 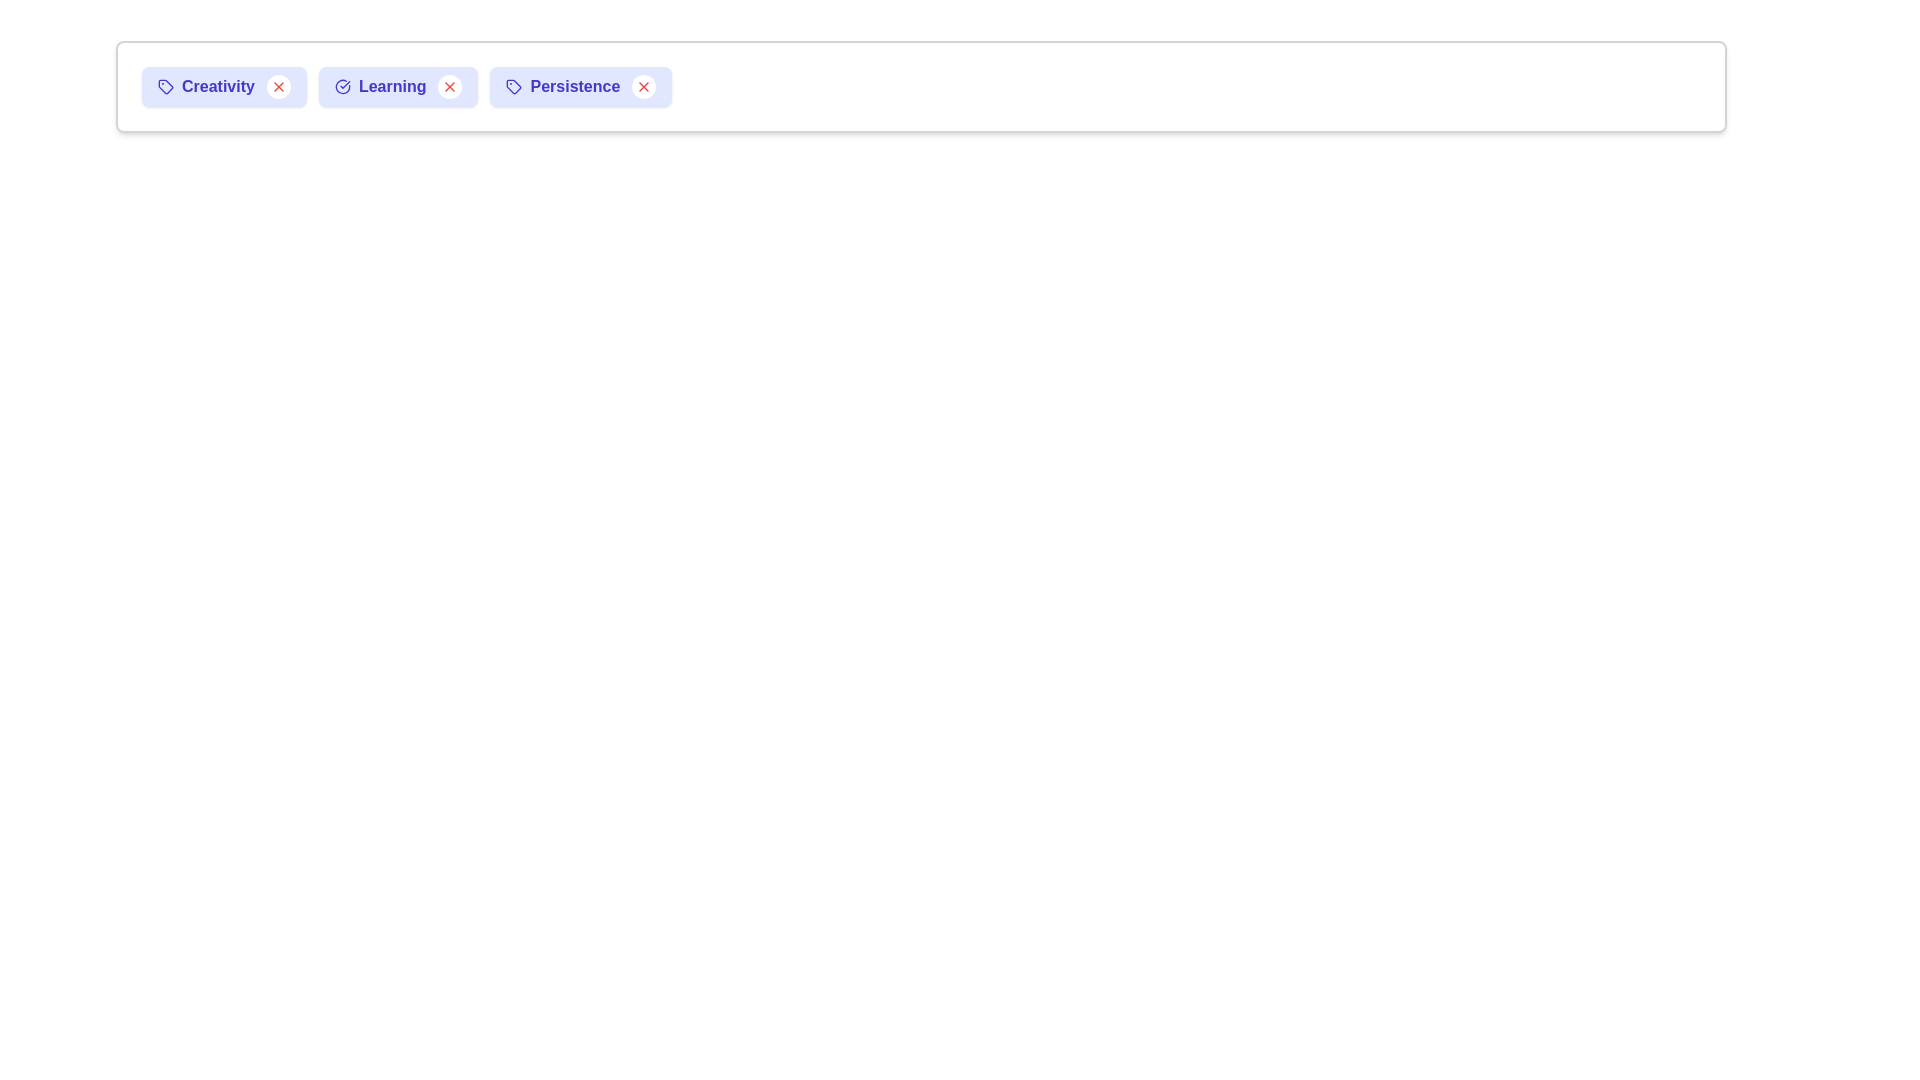 What do you see at coordinates (398, 86) in the screenshot?
I see `the chip labeled Learning to observe visual changes` at bounding box center [398, 86].